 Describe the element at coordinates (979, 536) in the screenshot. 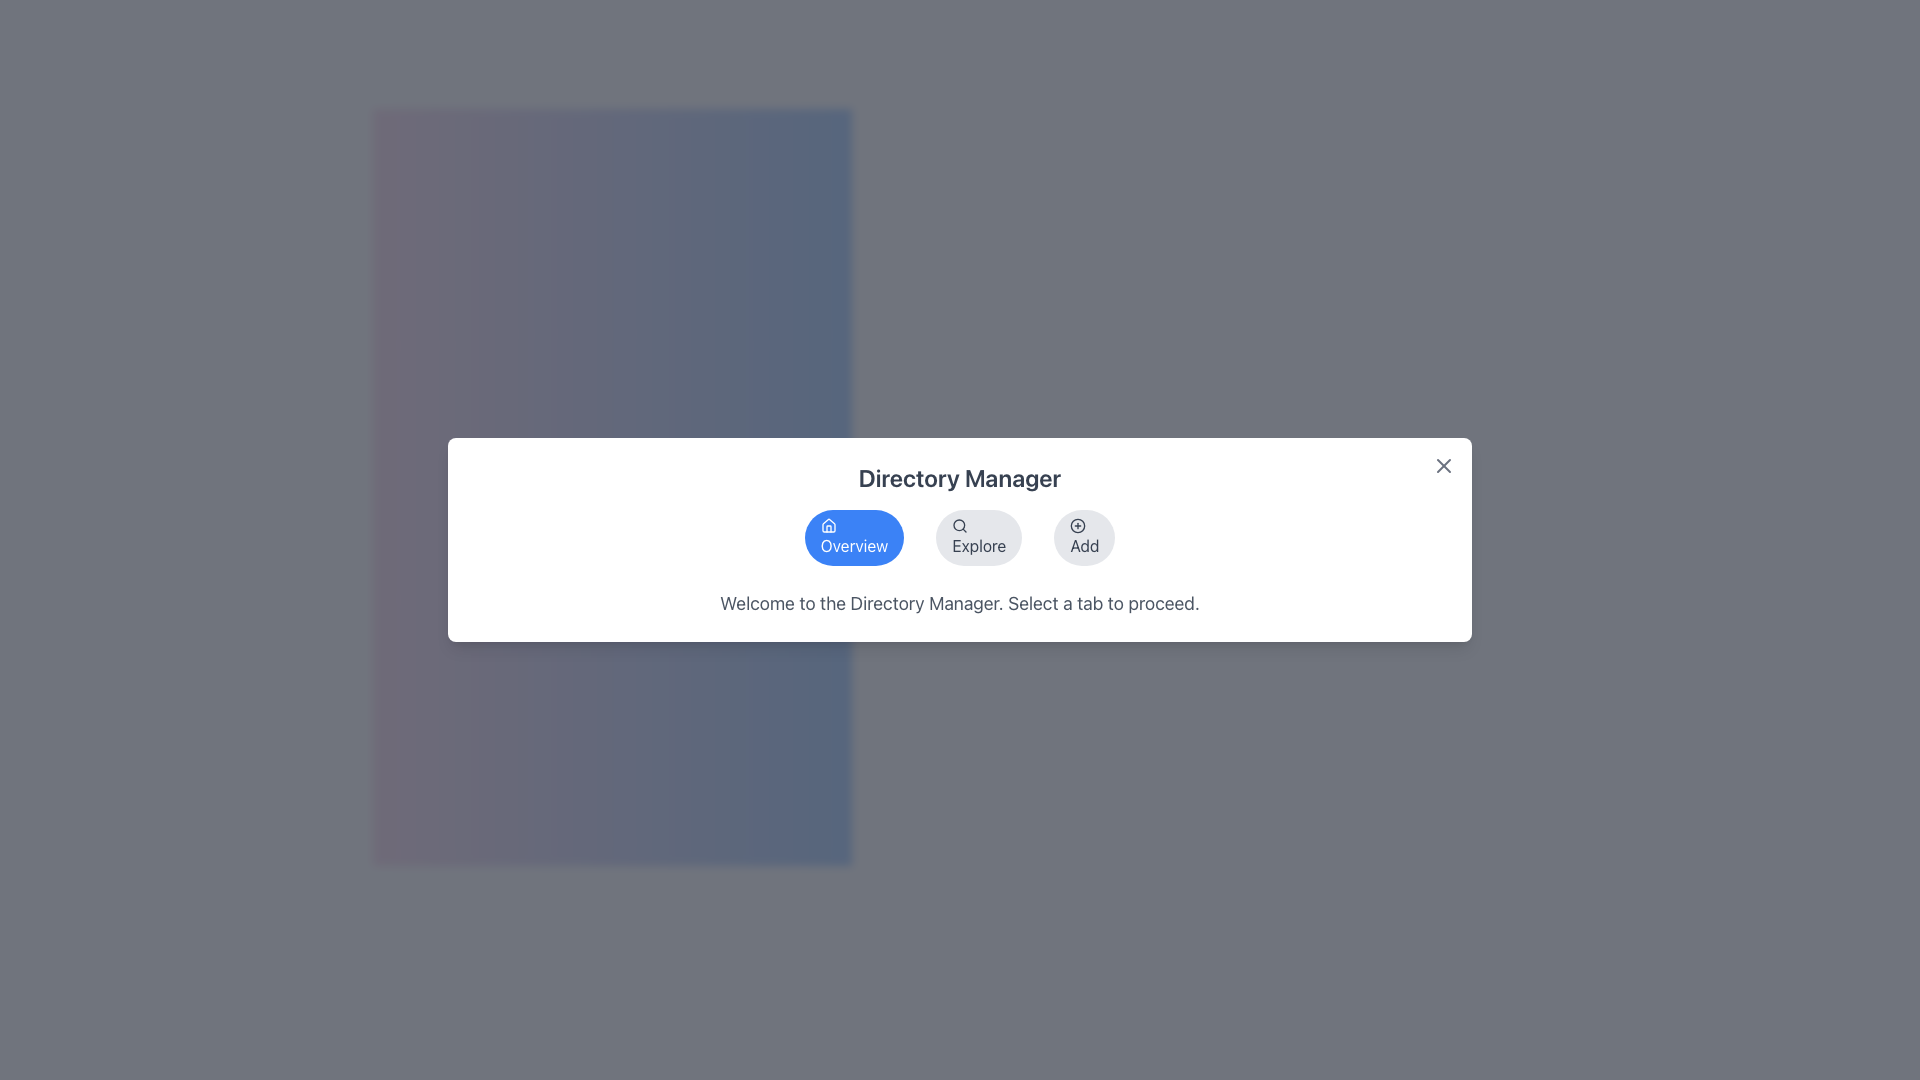

I see `the second button in the horizontally aligned group within the 'Directory Manager' modal dialog` at that location.